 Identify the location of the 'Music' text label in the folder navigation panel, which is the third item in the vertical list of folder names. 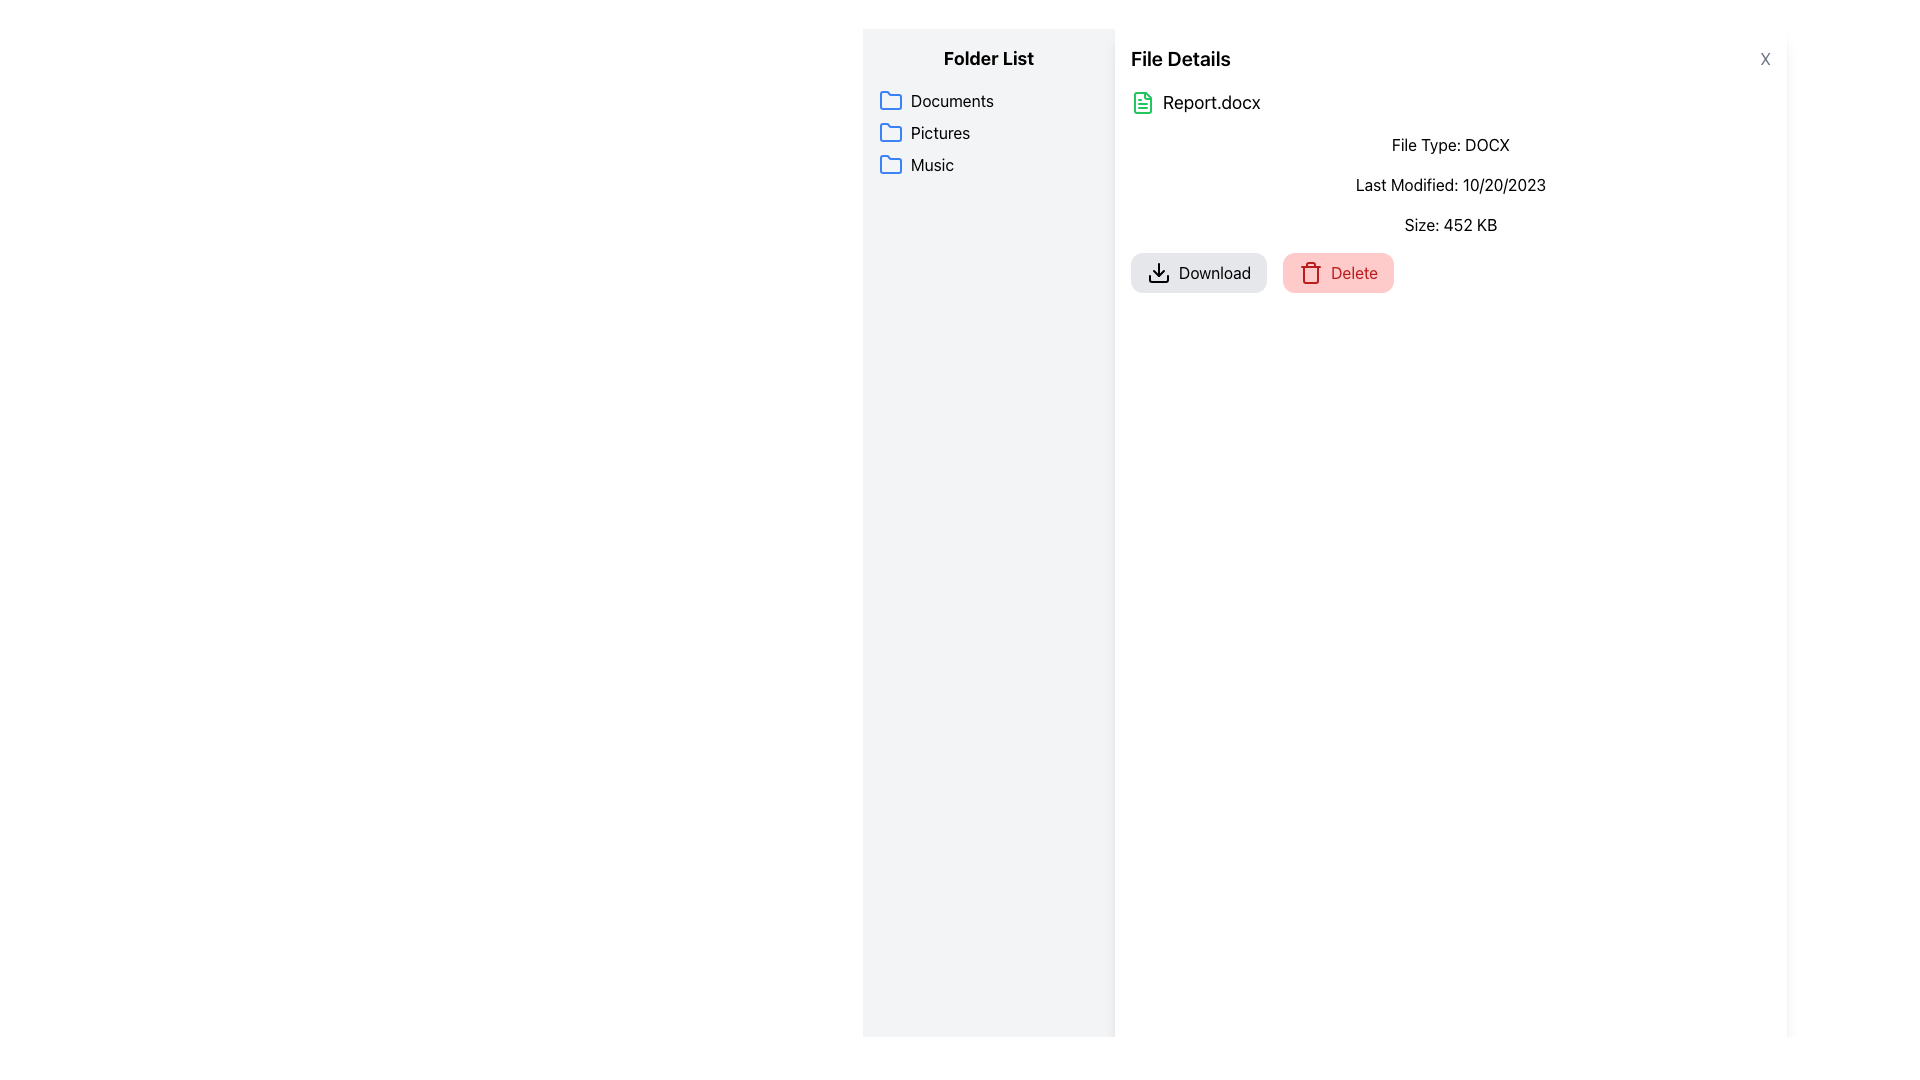
(931, 164).